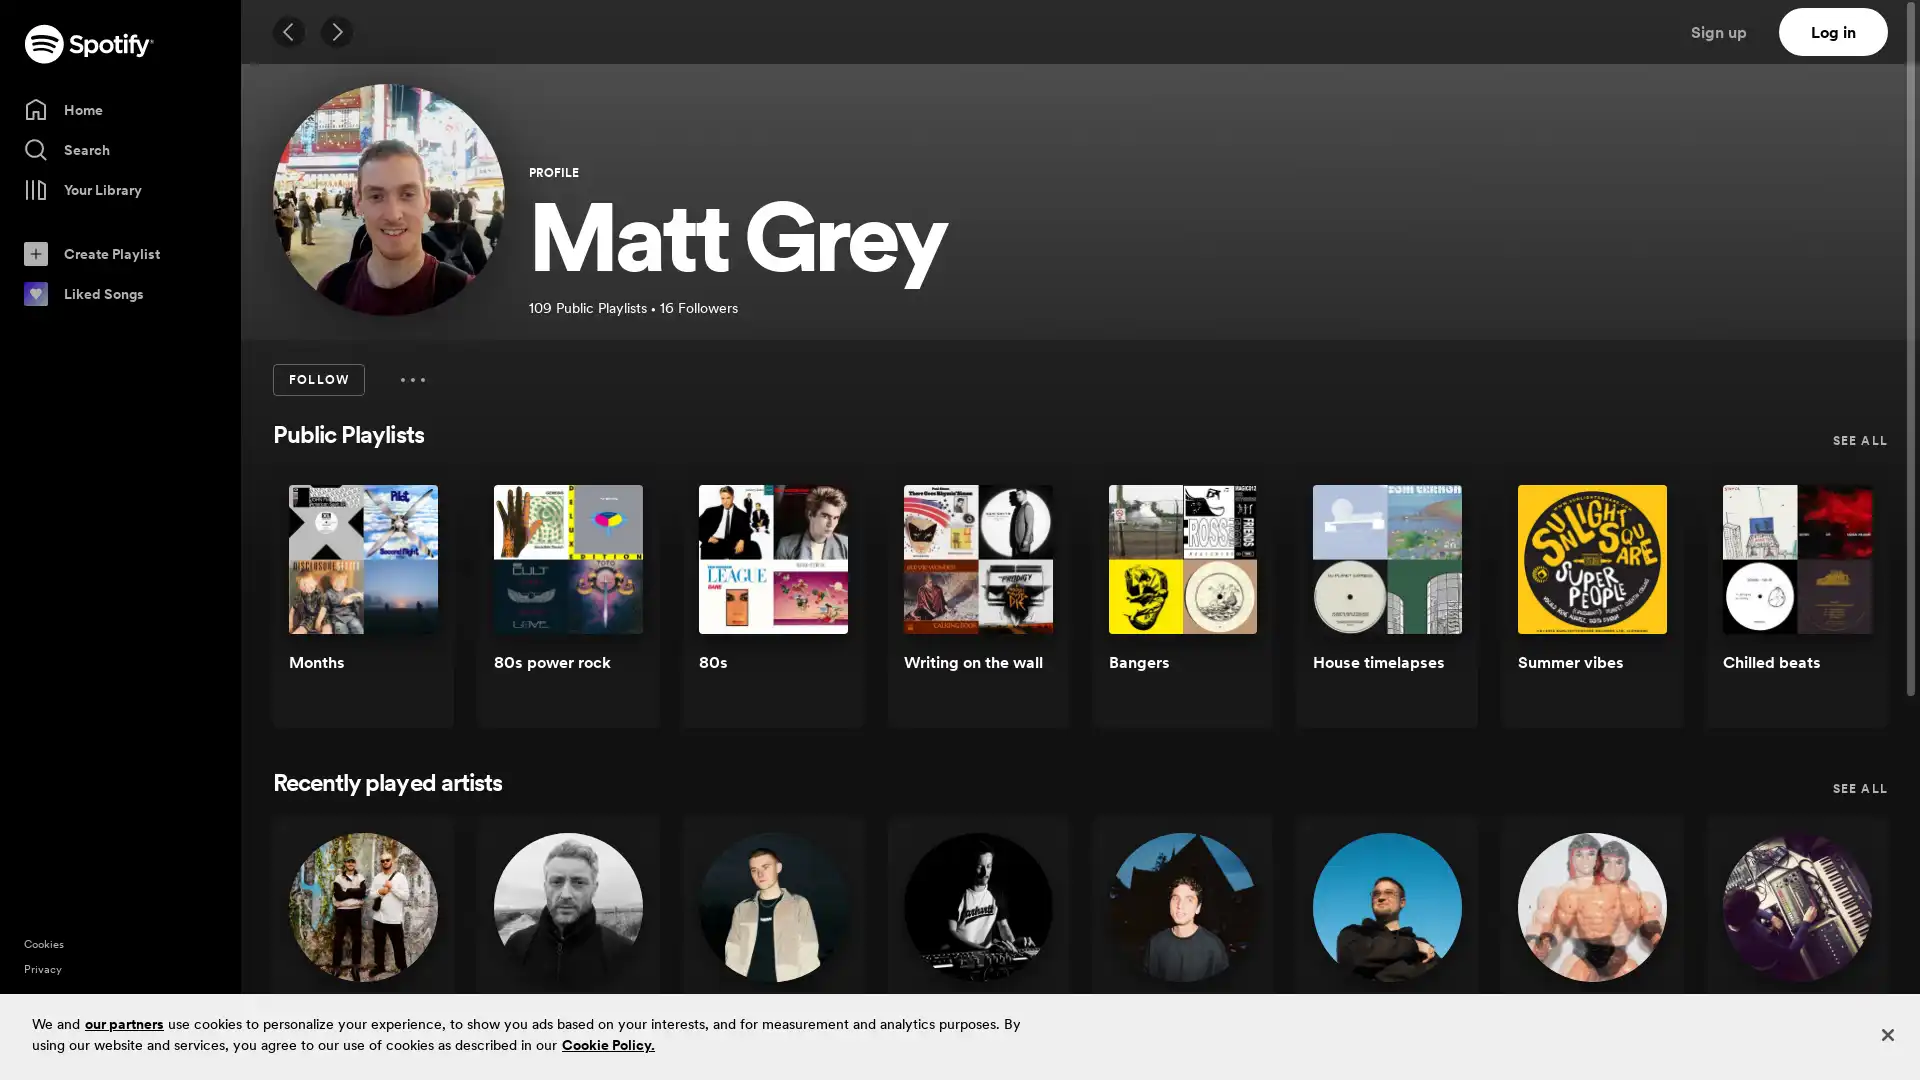 This screenshot has width=1920, height=1080. What do you see at coordinates (1635, 955) in the screenshot?
I see `Play Rimbaudian` at bounding box center [1635, 955].